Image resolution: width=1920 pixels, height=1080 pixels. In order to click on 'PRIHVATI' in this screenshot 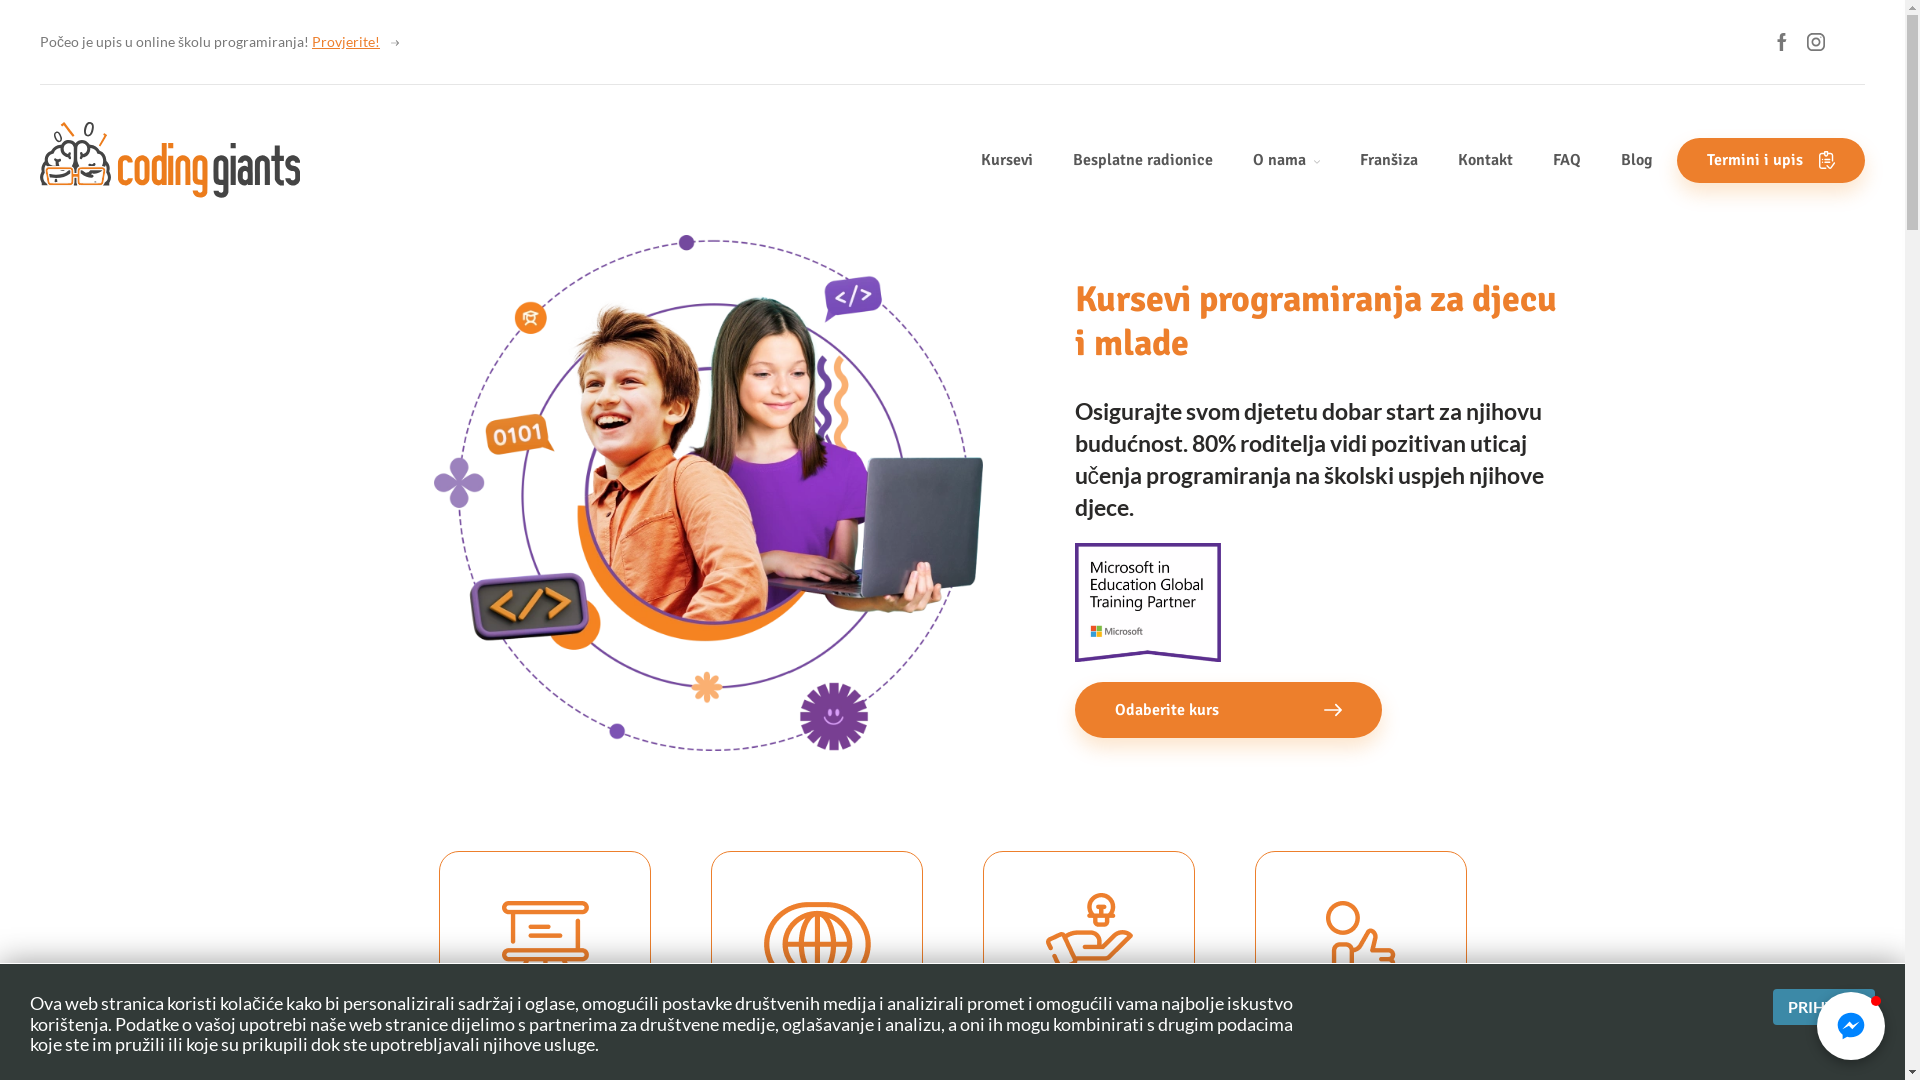, I will do `click(1824, 1006)`.